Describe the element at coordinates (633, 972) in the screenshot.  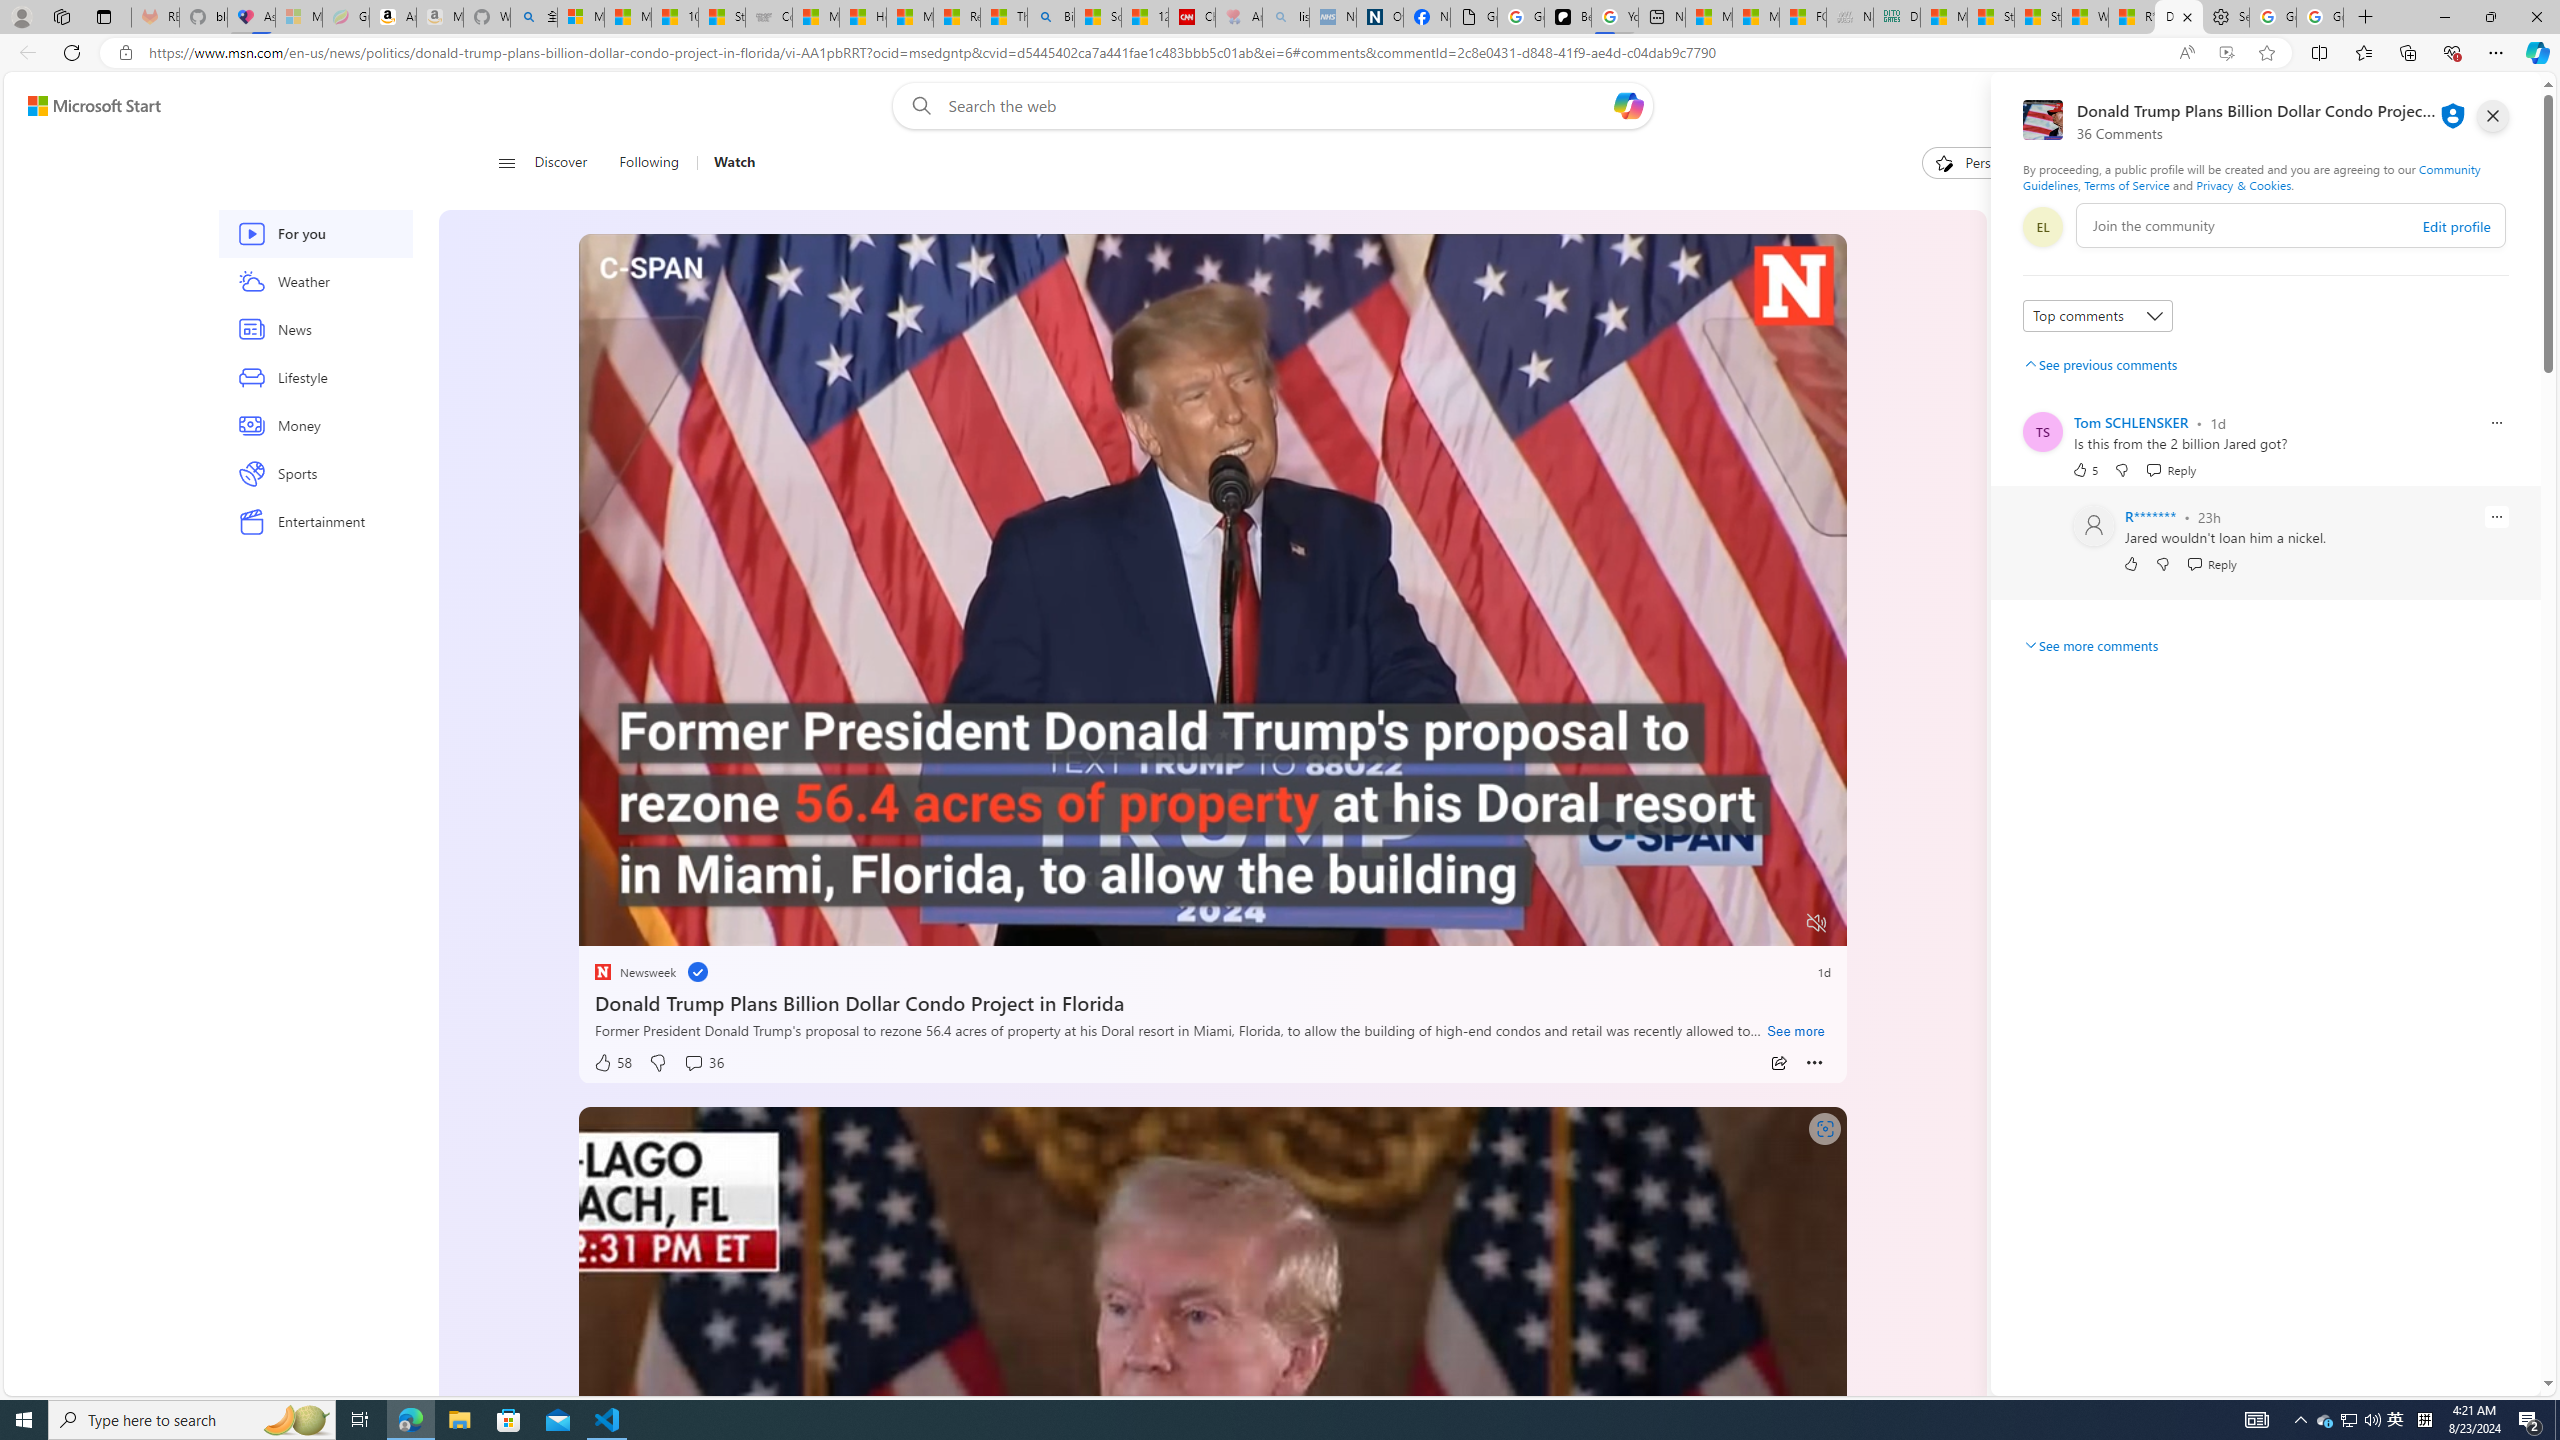
I see `'placeholder Newsweek'` at that location.